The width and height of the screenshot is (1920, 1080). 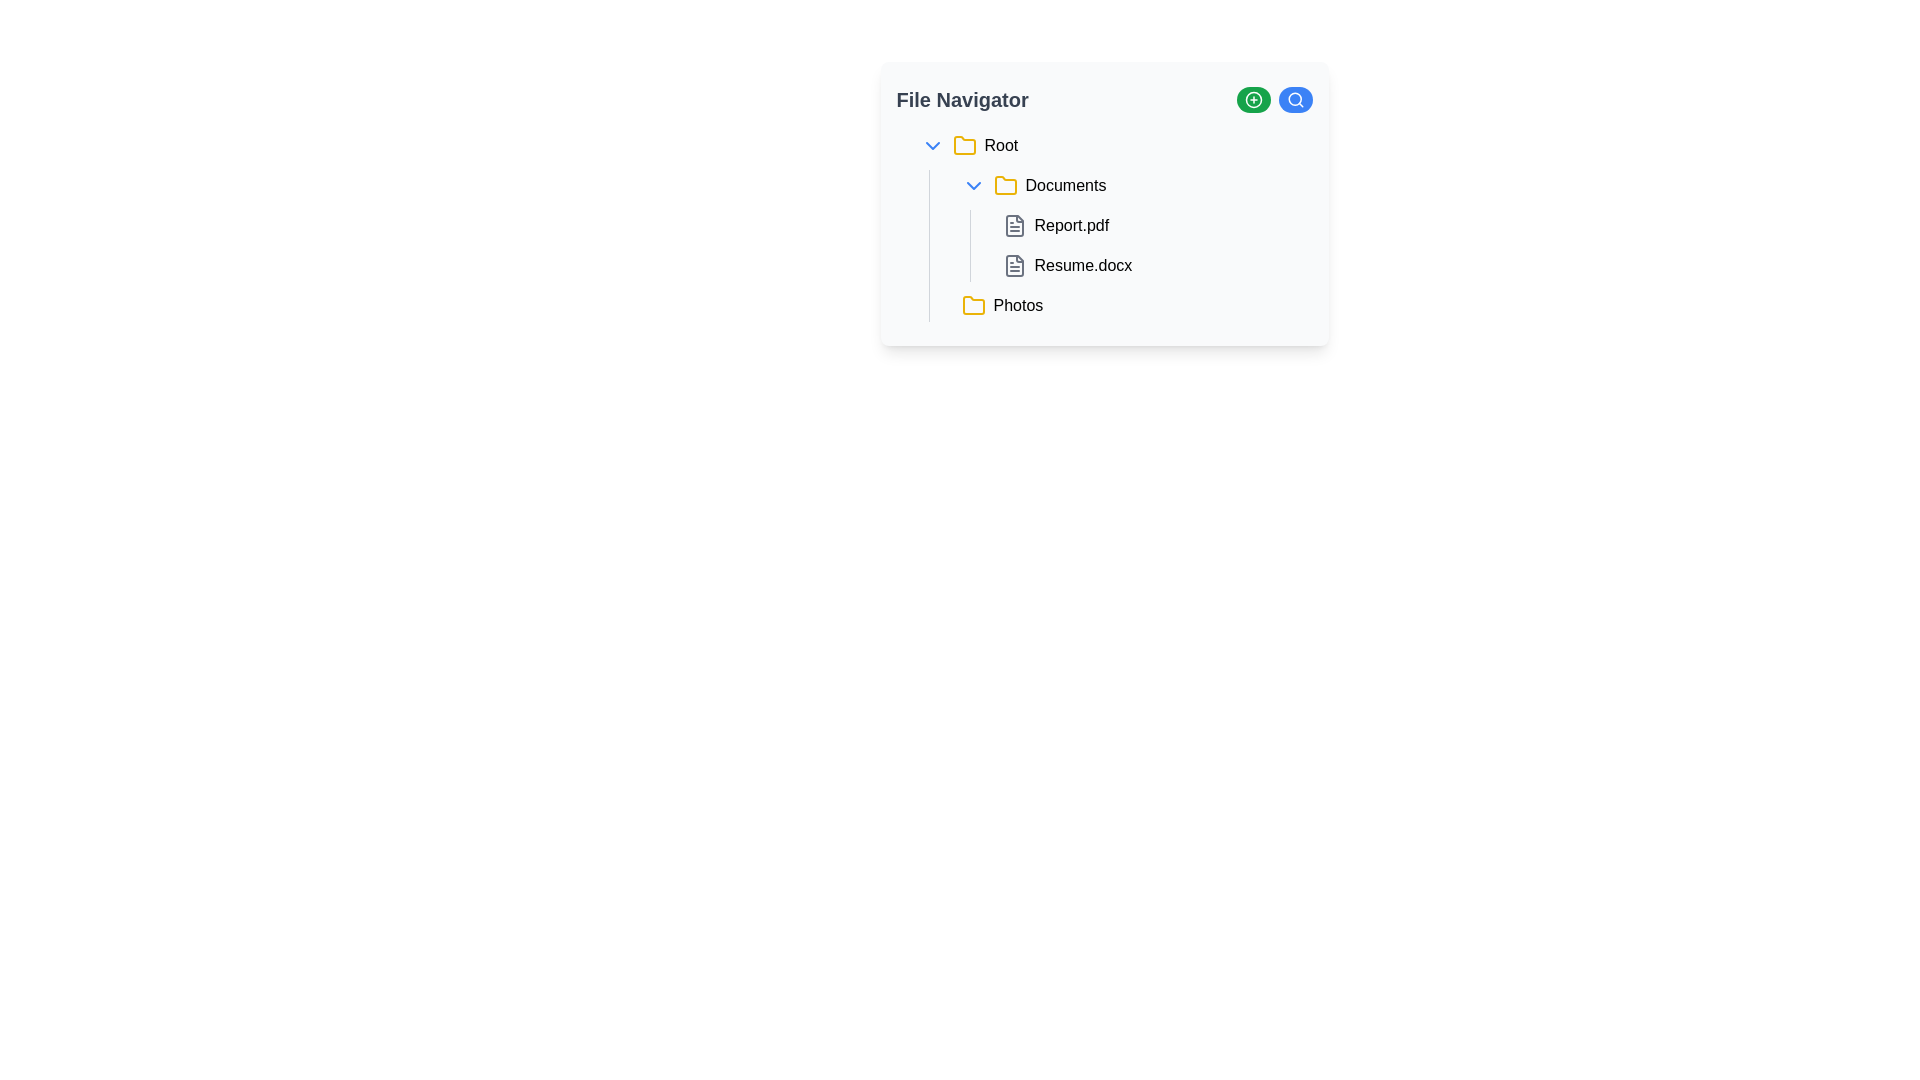 I want to click on the 'Resume.docx' icon in the 'Documents' folder of the 'File Navigator', so click(x=1014, y=265).